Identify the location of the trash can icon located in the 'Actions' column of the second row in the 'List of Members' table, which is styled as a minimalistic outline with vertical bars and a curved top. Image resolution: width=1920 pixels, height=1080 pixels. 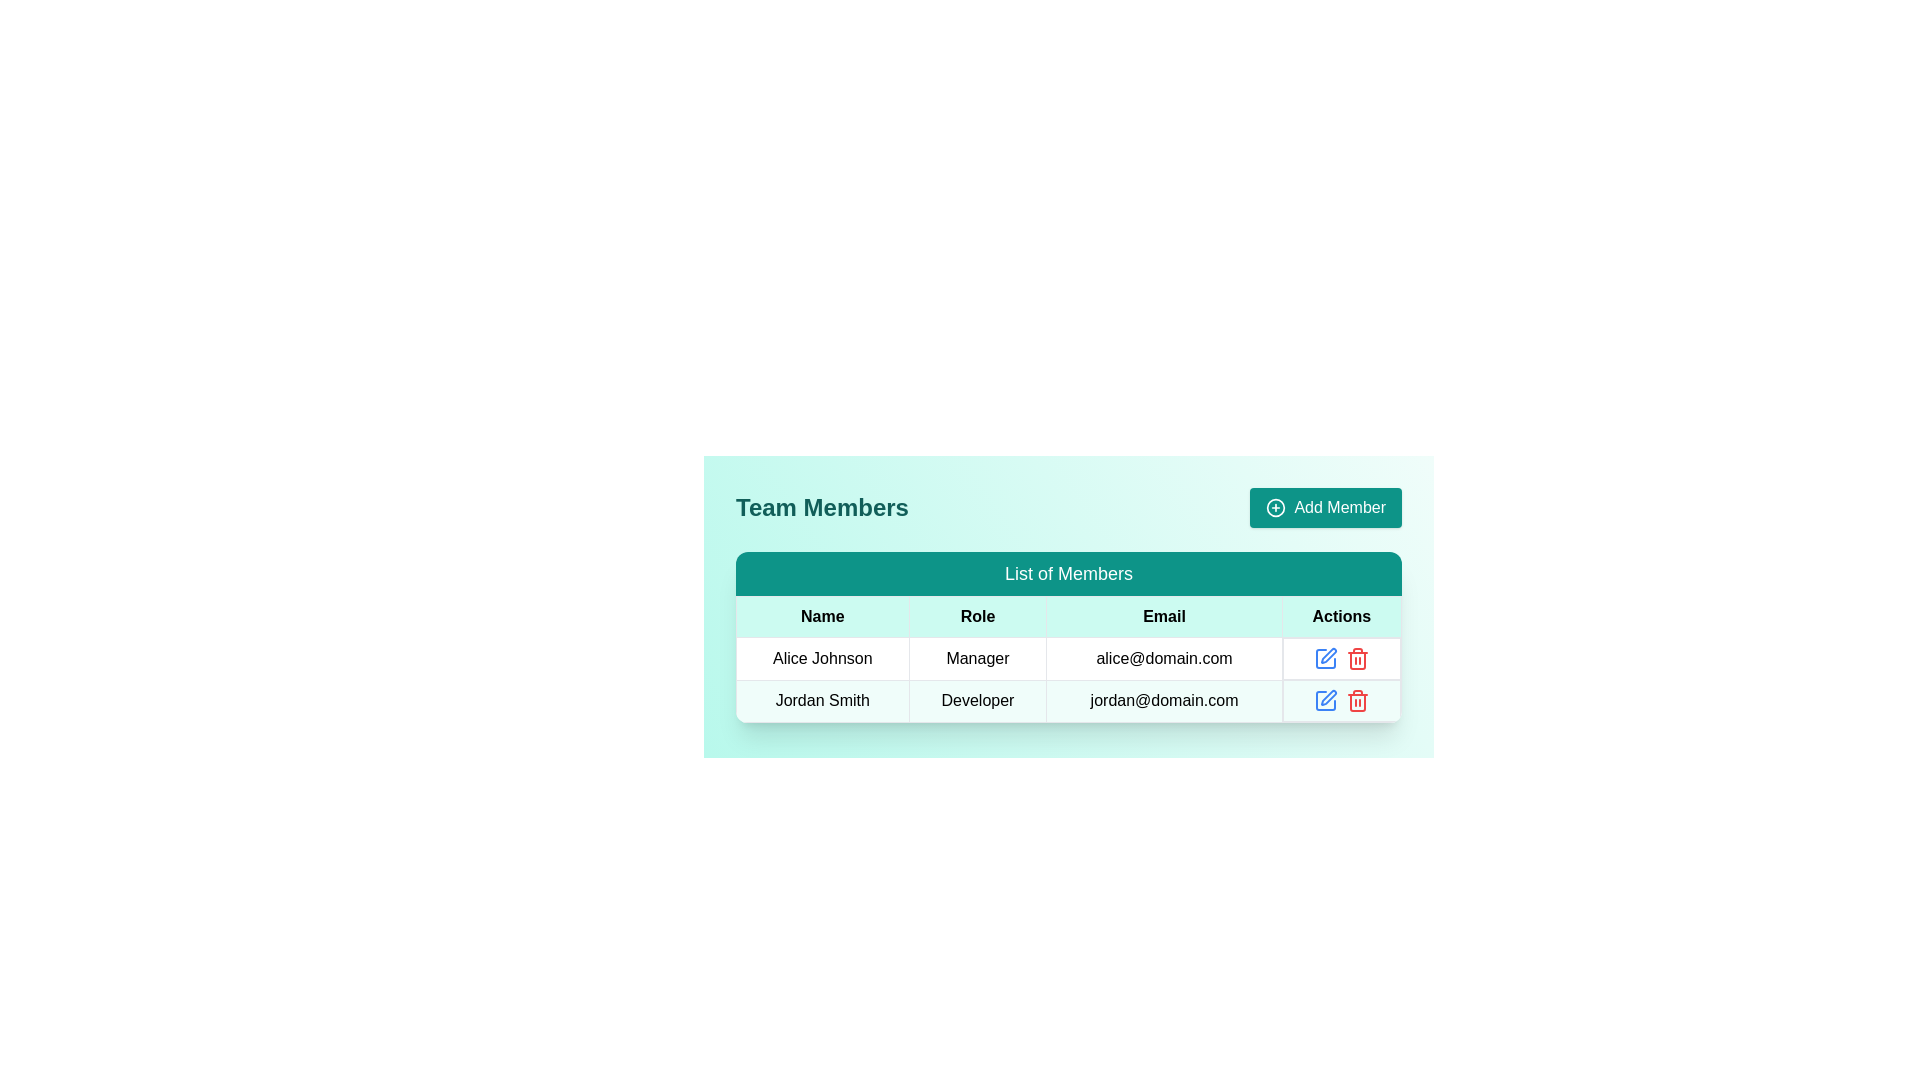
(1357, 701).